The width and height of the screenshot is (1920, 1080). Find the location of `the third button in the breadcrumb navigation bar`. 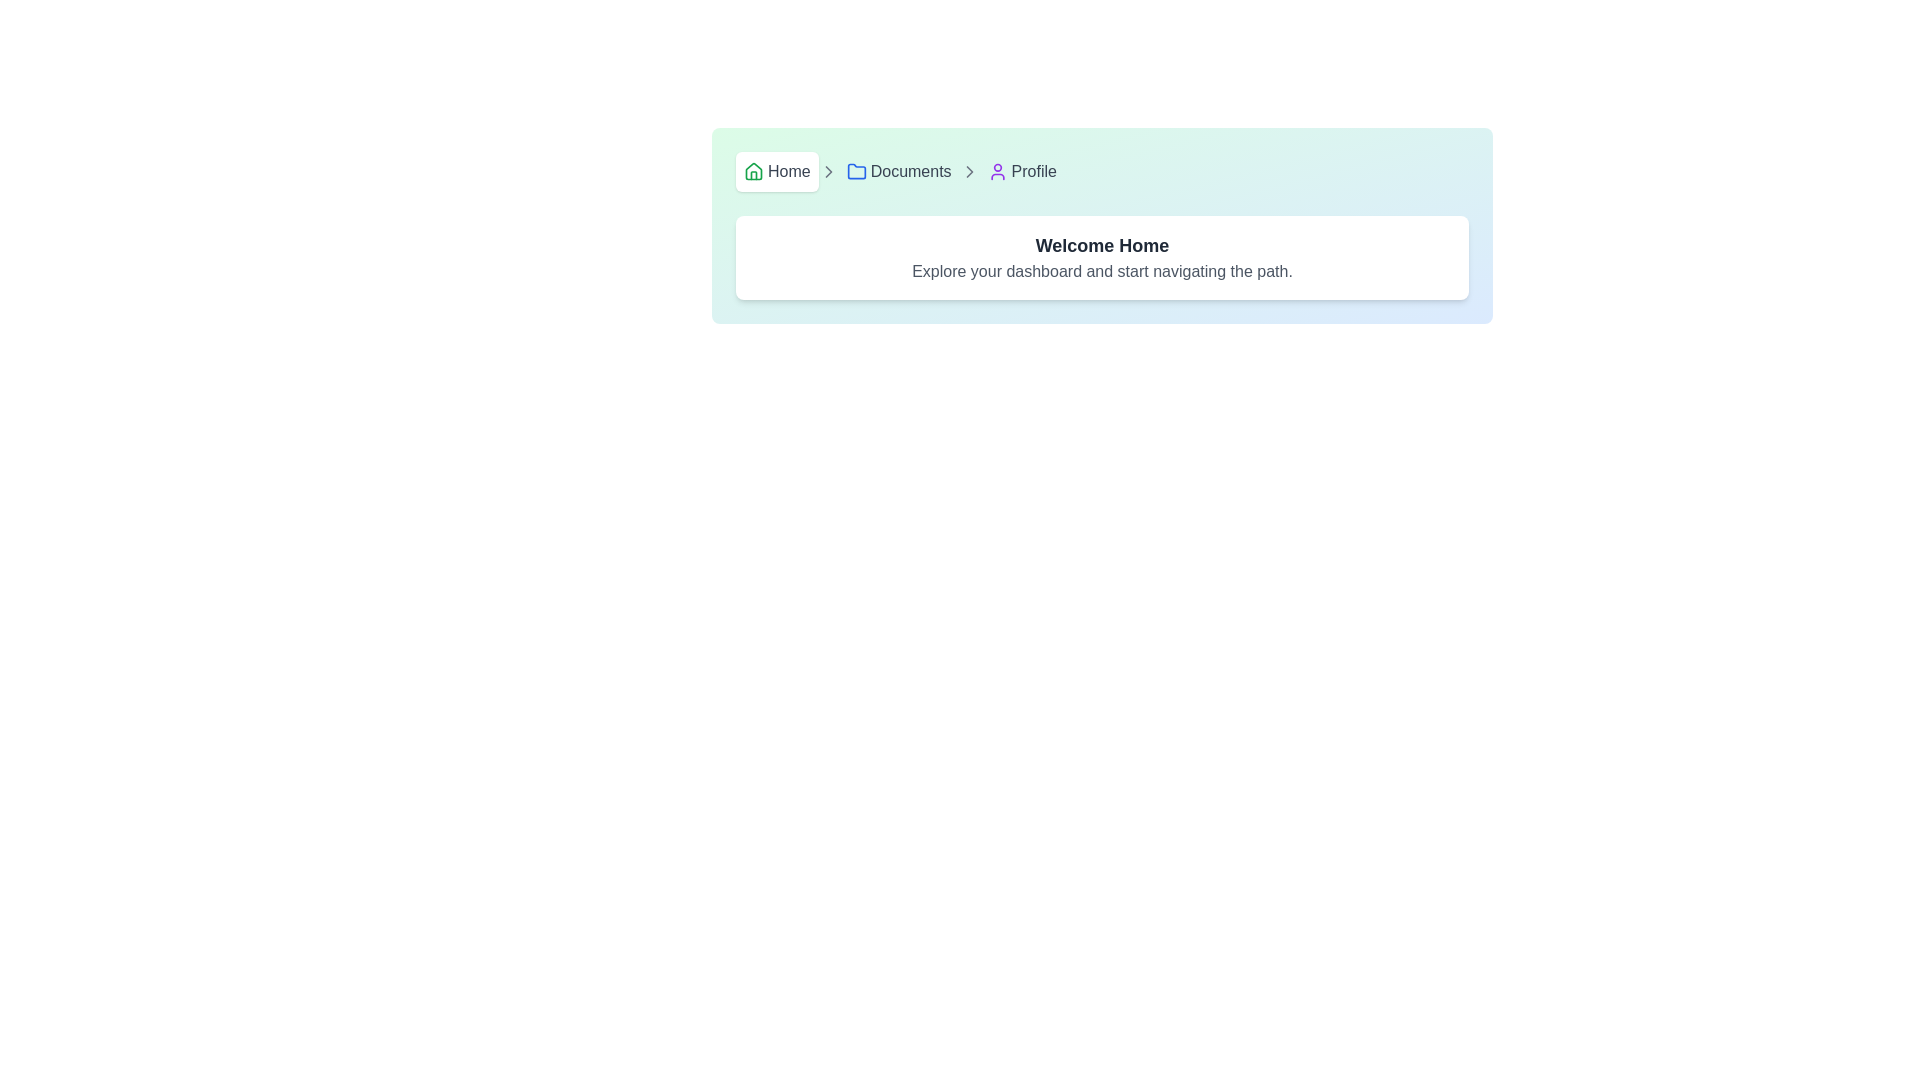

the third button in the breadcrumb navigation bar is located at coordinates (1022, 171).